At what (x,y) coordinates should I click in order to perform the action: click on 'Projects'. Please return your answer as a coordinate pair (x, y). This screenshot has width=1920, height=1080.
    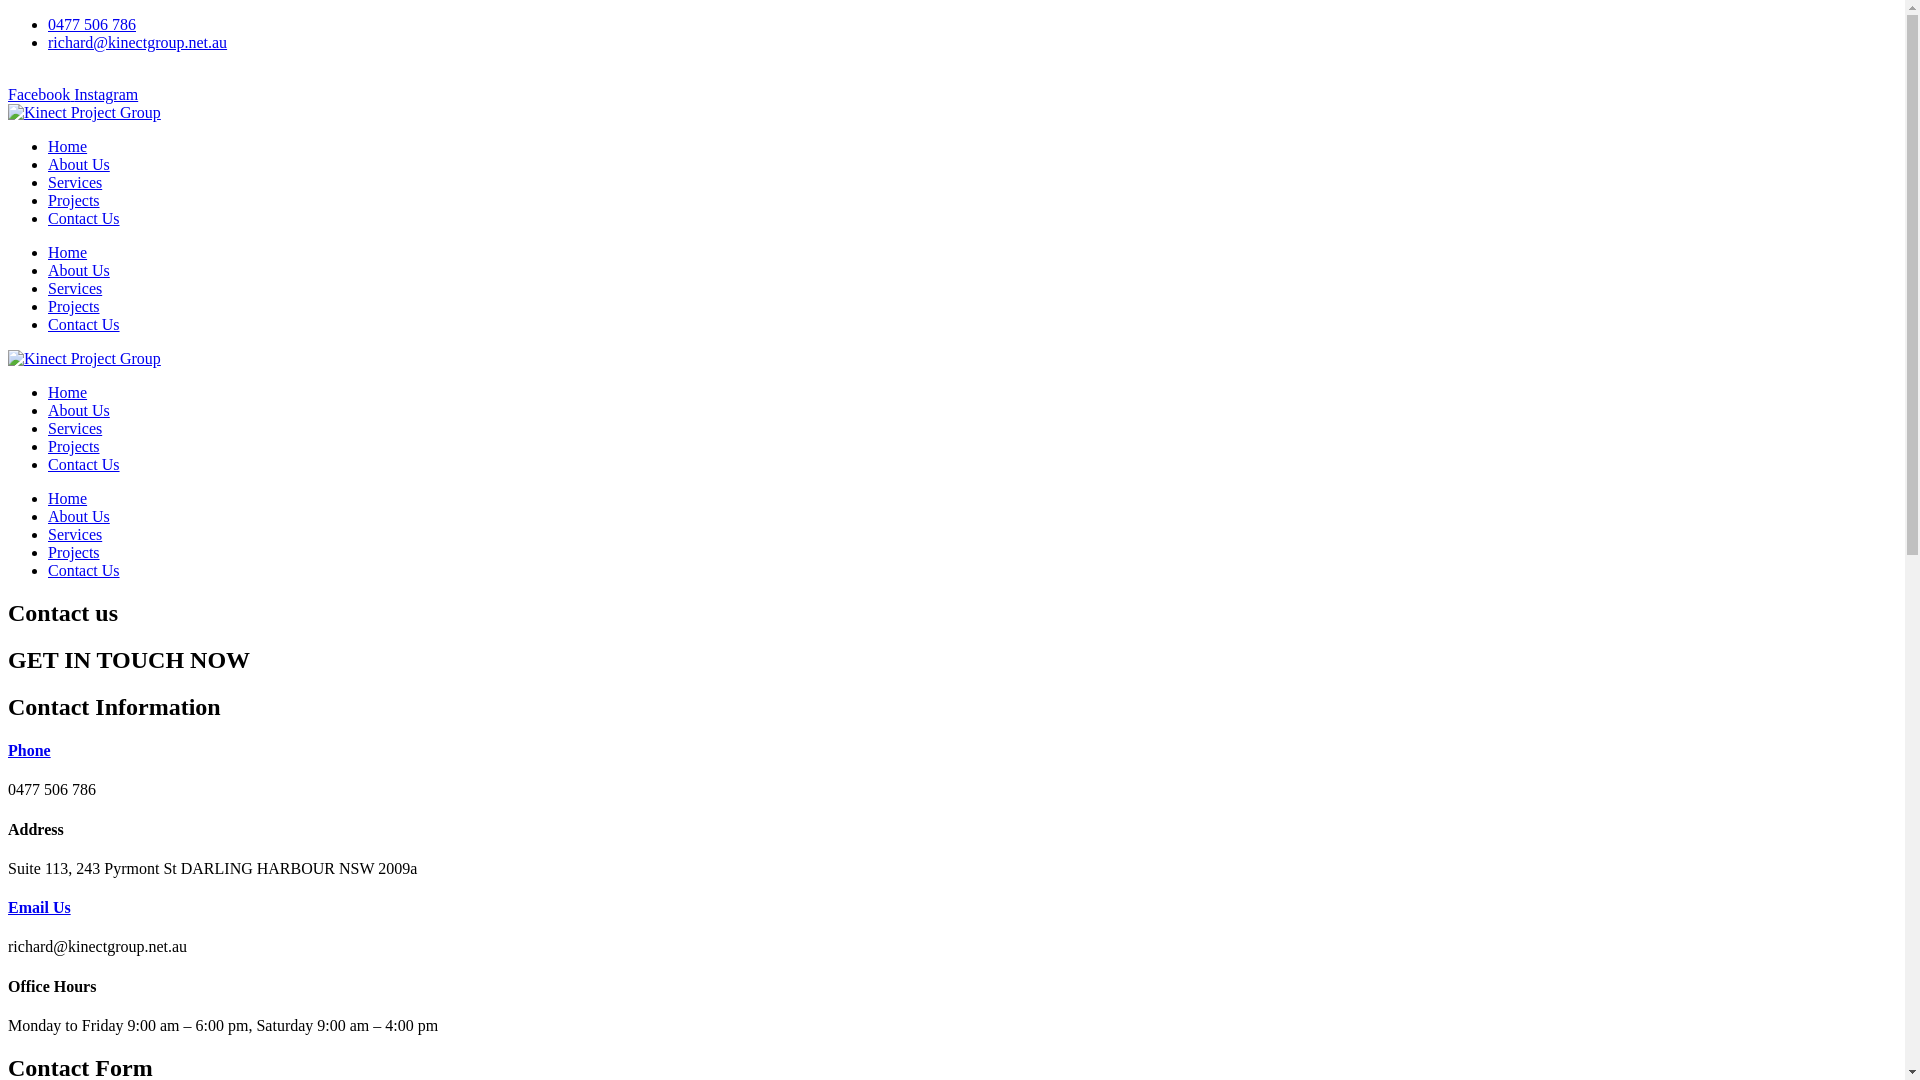
    Looking at the image, I should click on (73, 552).